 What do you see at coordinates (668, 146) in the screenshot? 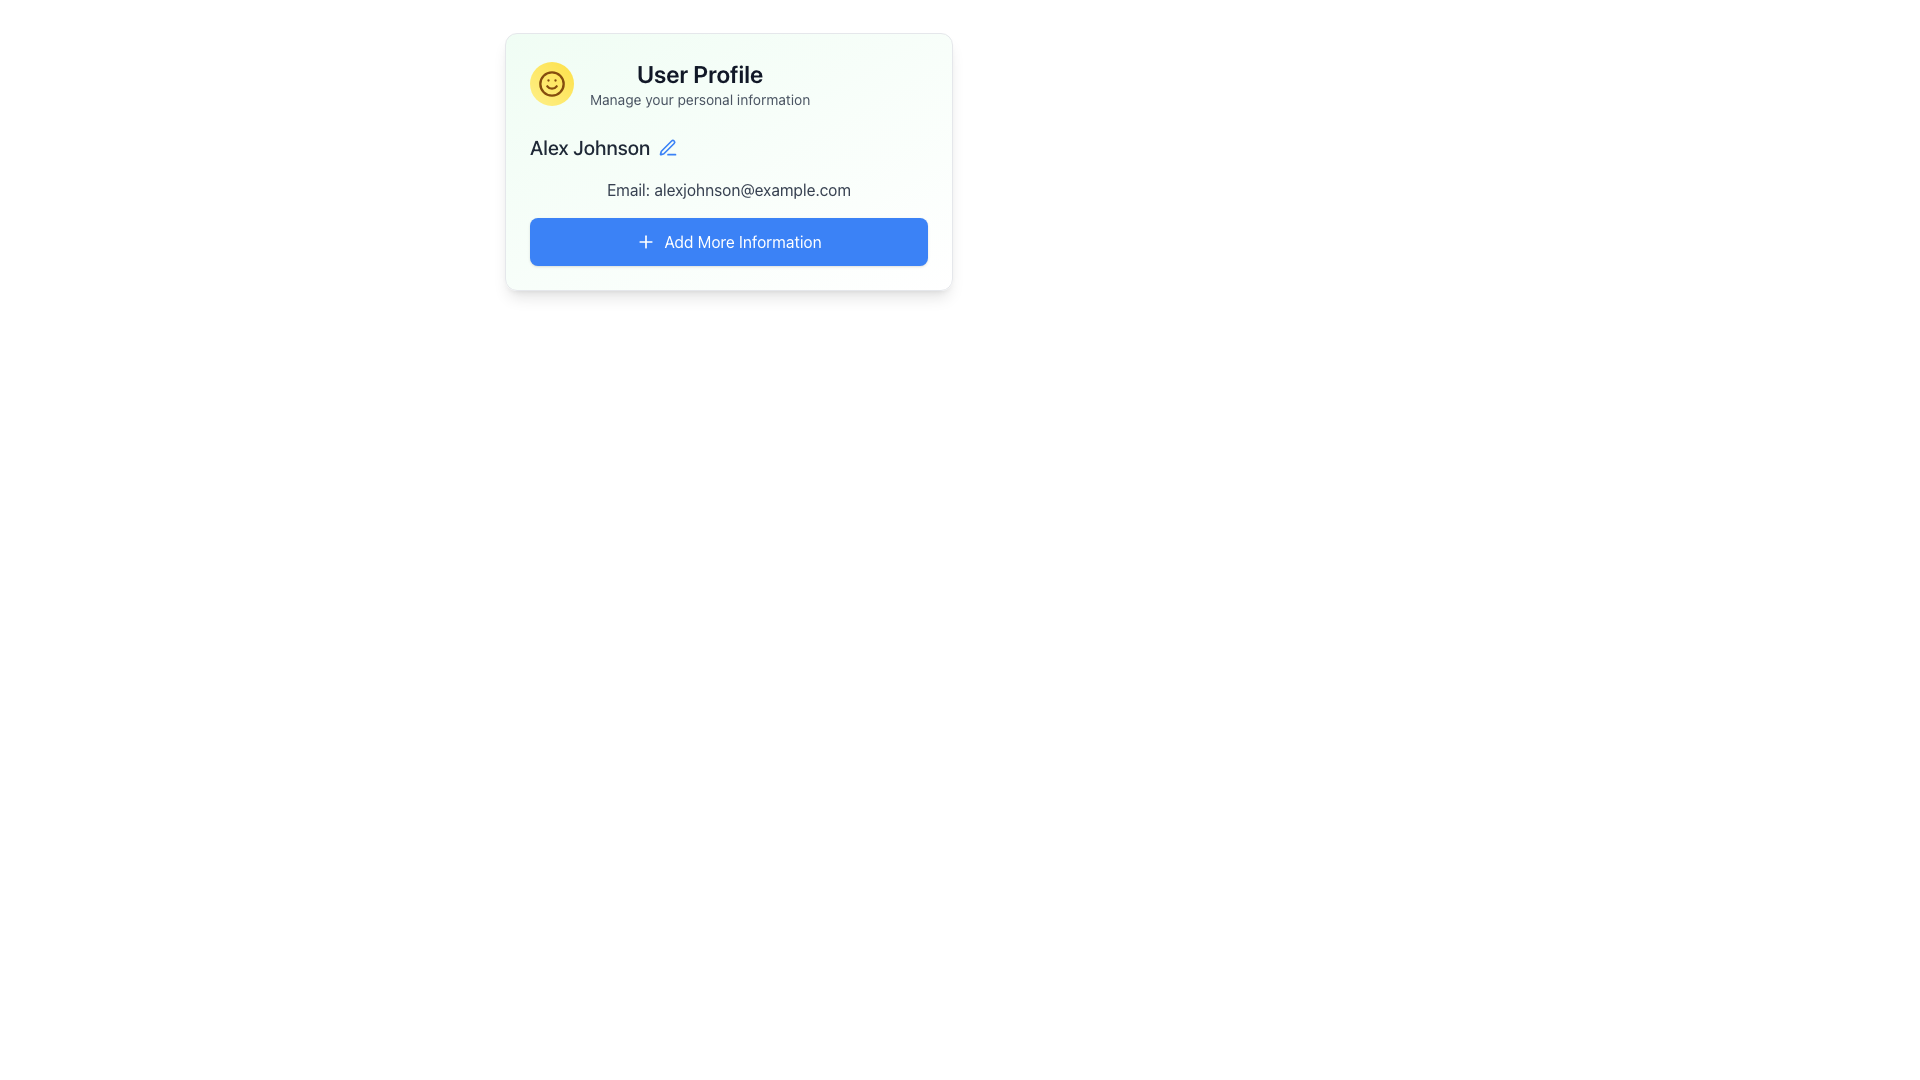
I see `the blue pen icon button` at bounding box center [668, 146].